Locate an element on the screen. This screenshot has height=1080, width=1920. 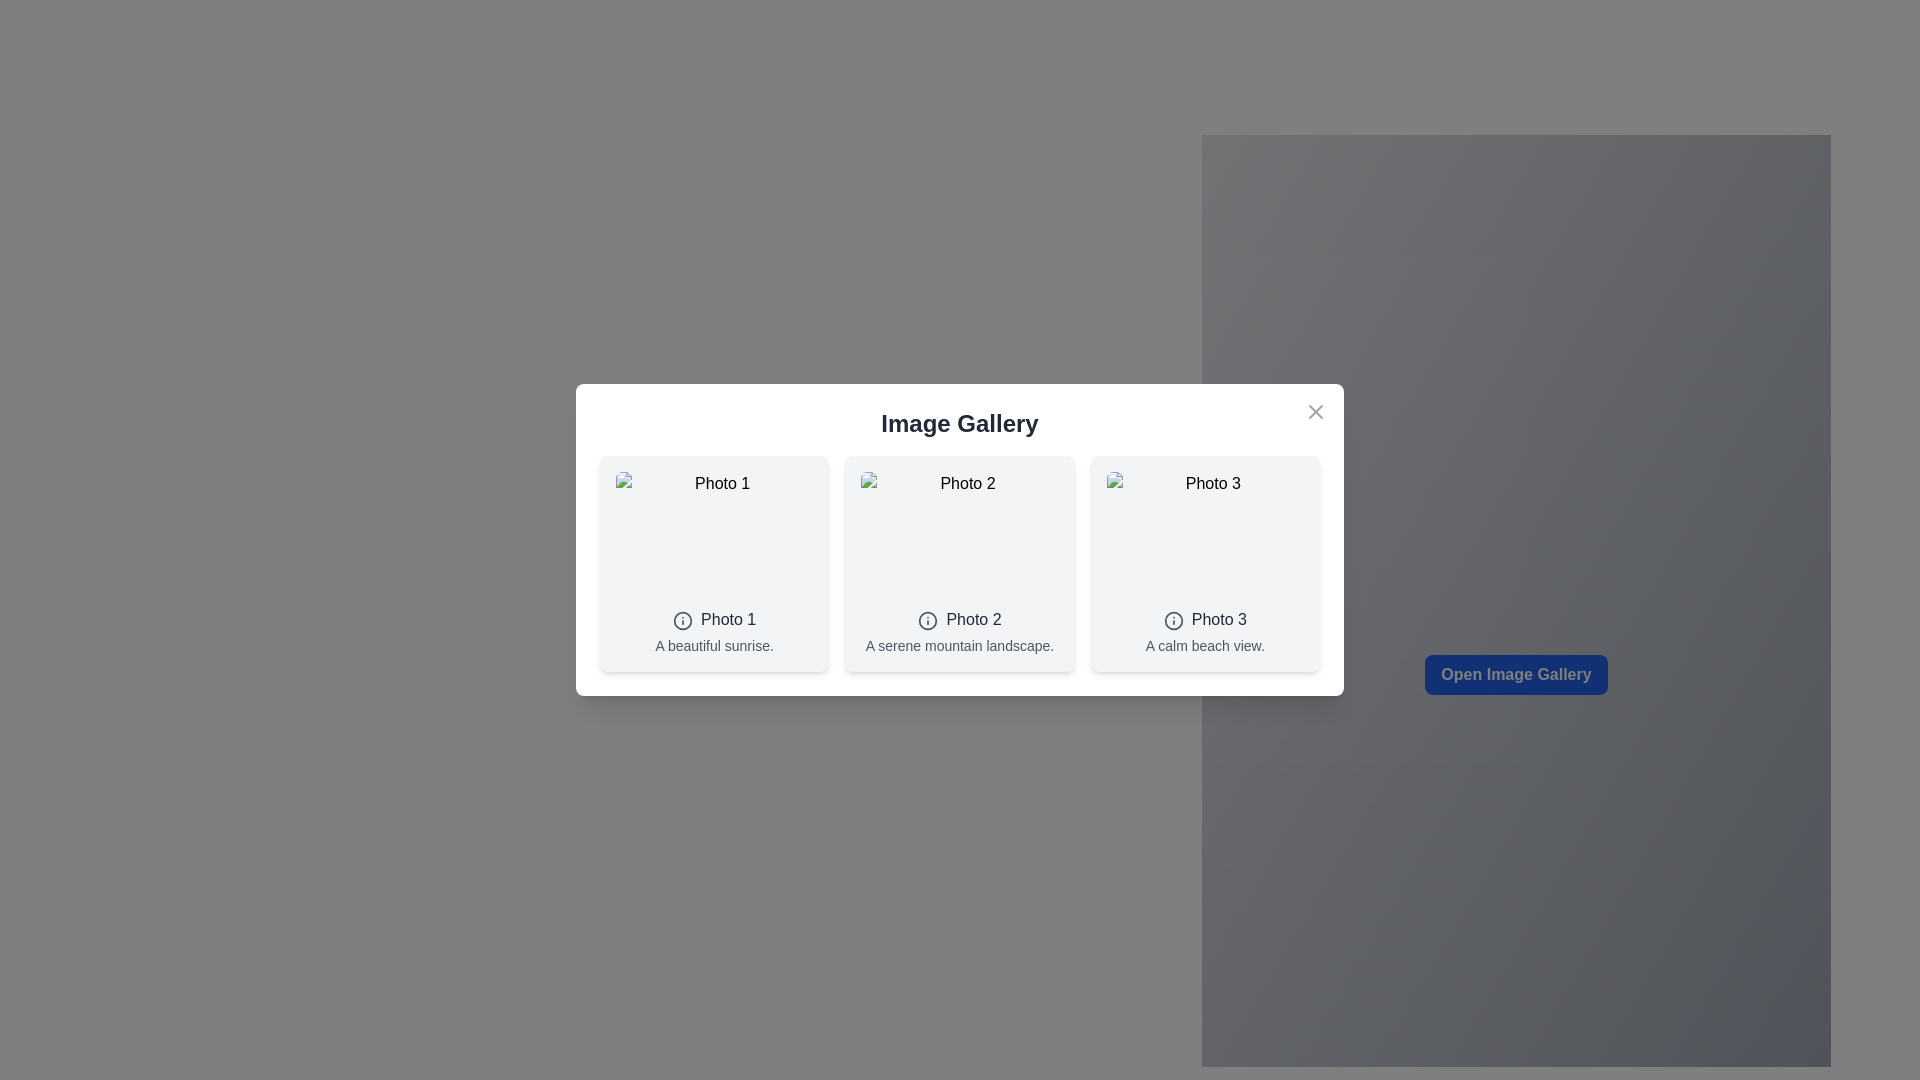
the informational icon located in the second card of the three-card layout for 'Photo 2' is located at coordinates (927, 619).